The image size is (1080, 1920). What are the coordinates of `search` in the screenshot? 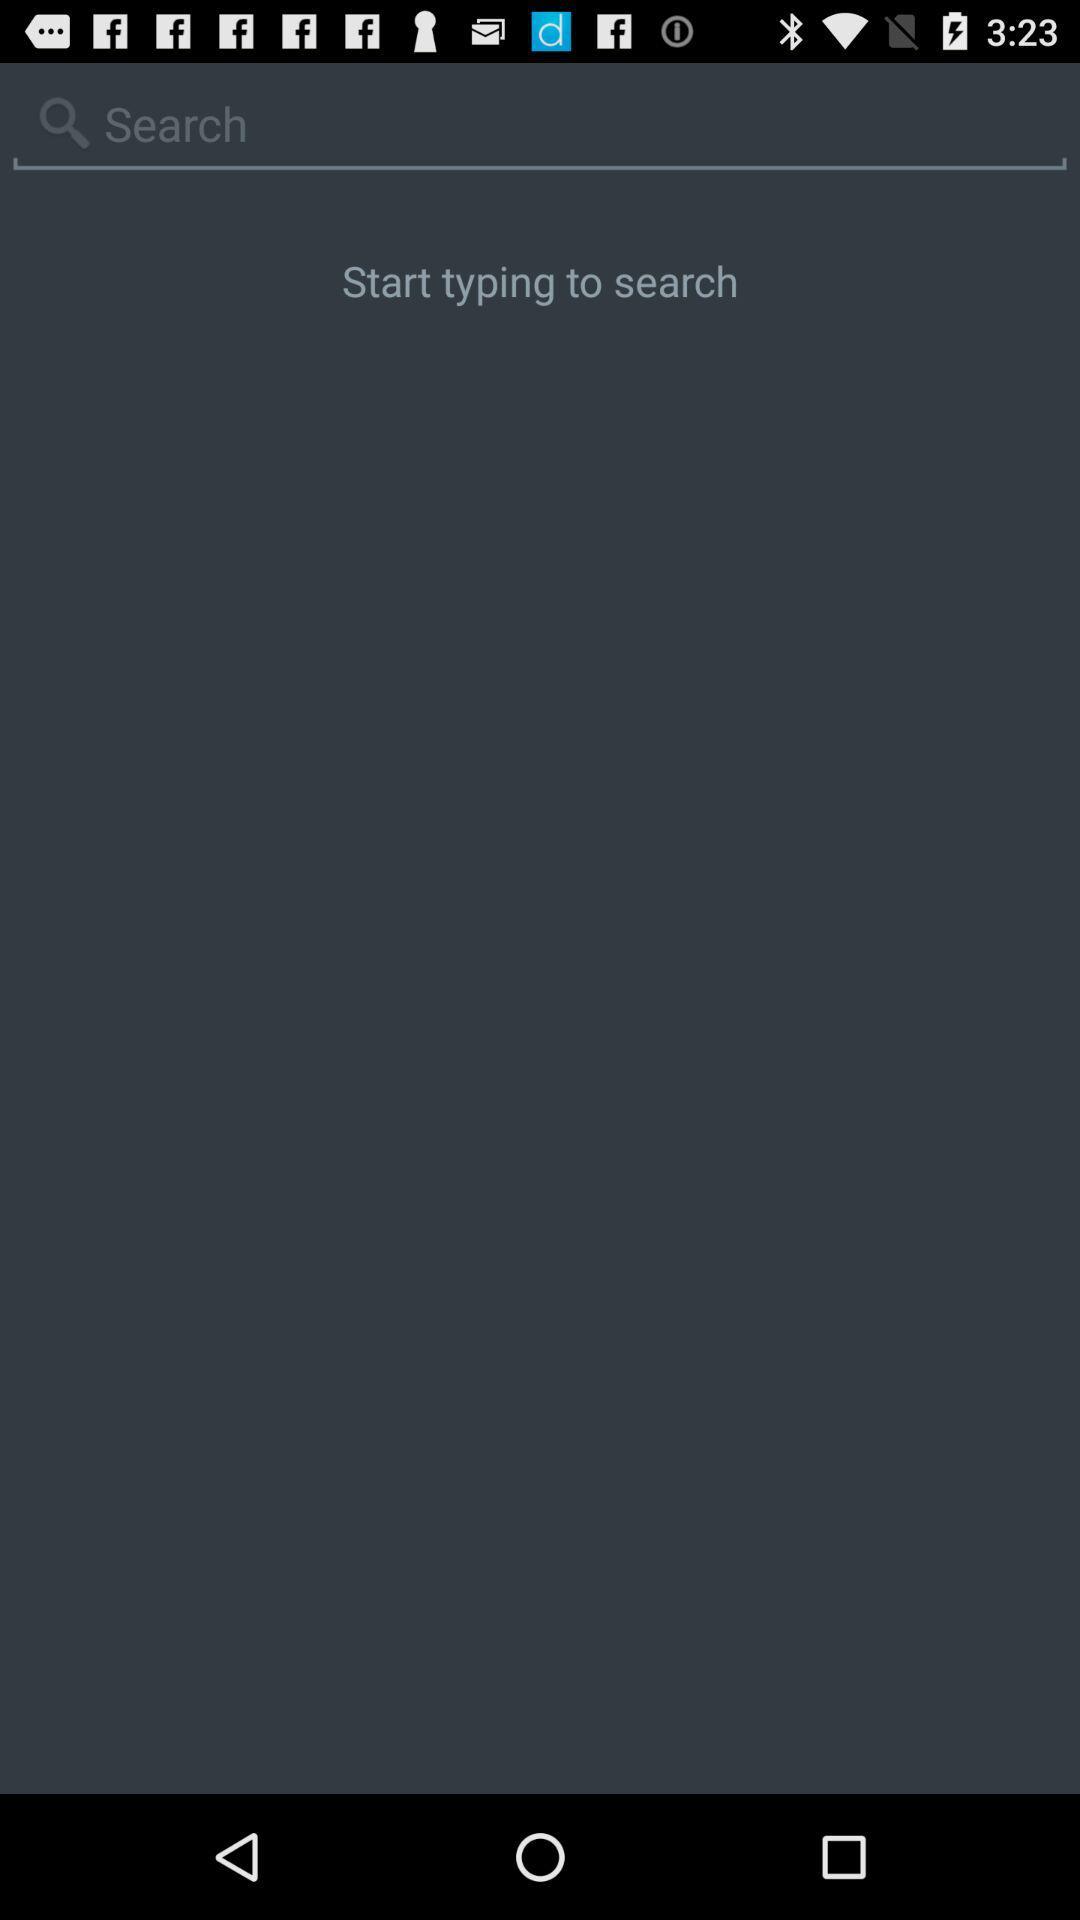 It's located at (540, 123).